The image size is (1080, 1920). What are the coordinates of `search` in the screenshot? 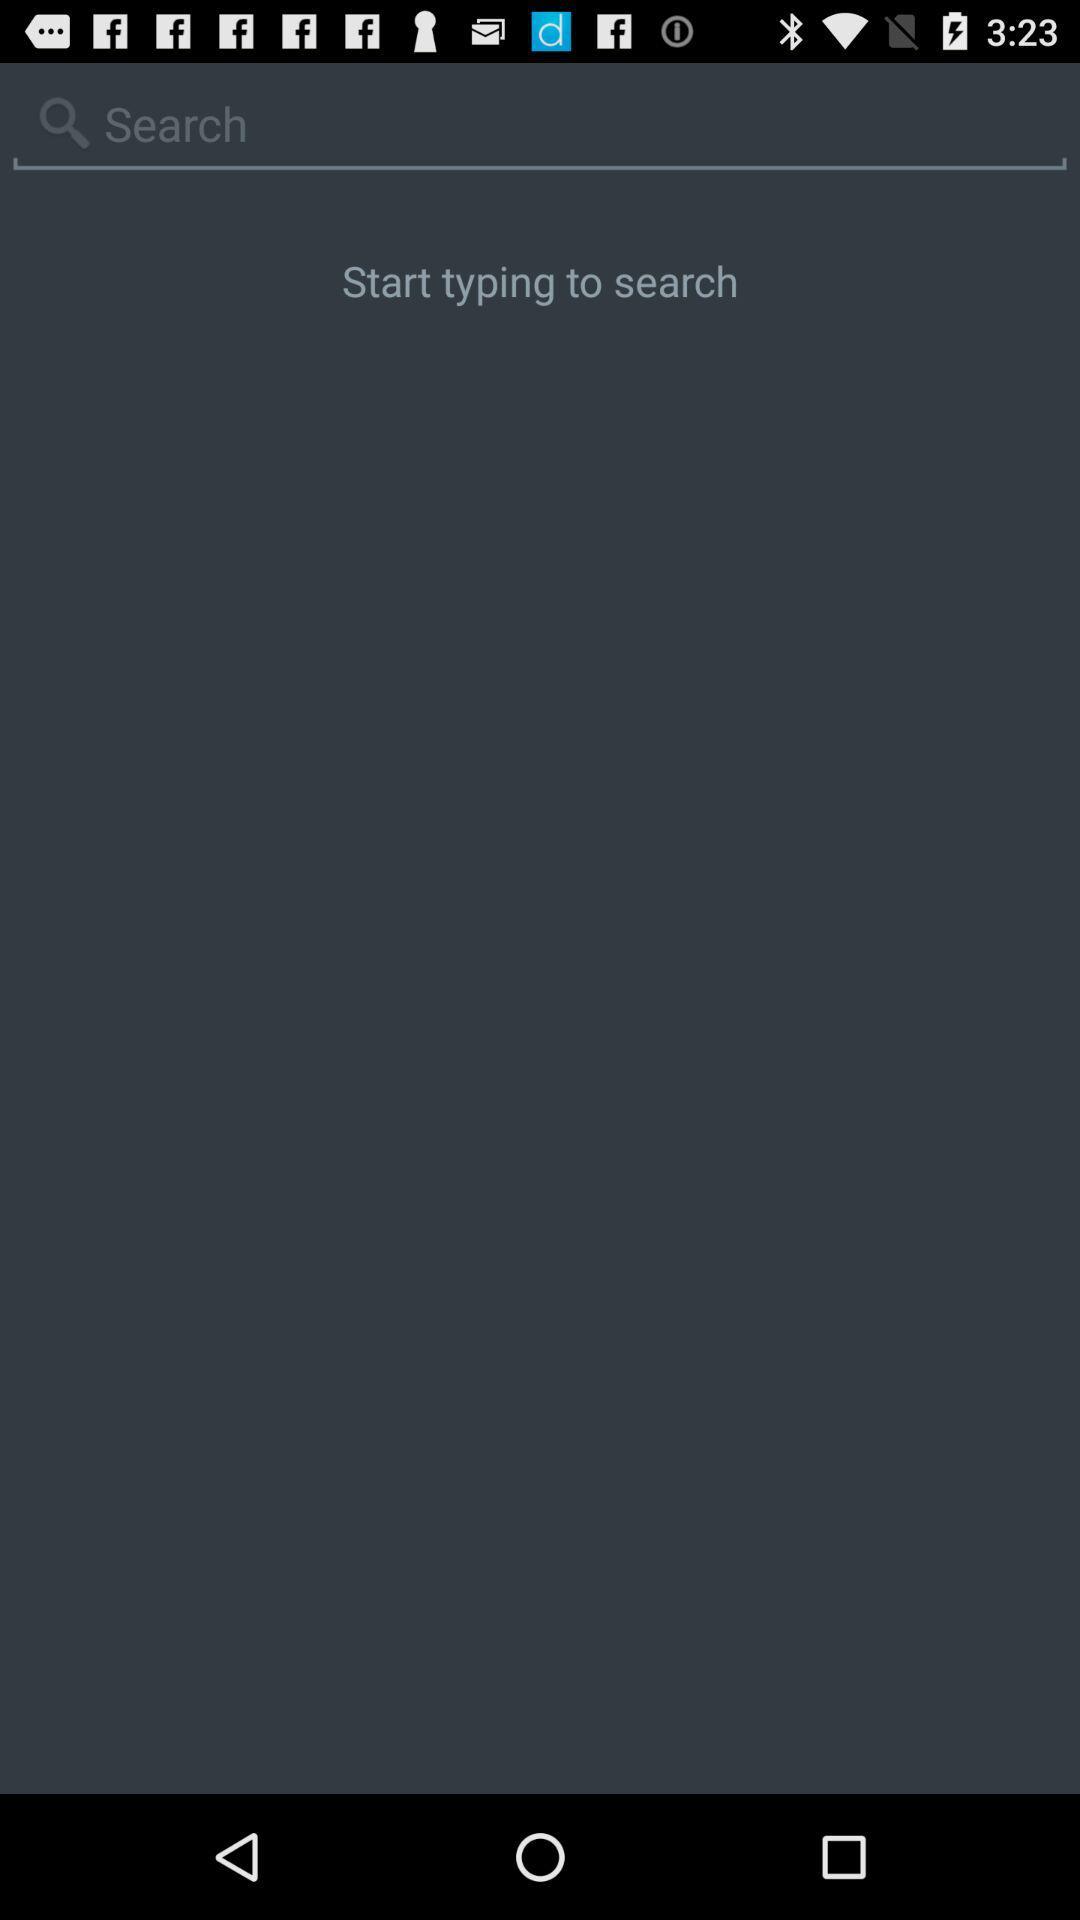 It's located at (540, 123).